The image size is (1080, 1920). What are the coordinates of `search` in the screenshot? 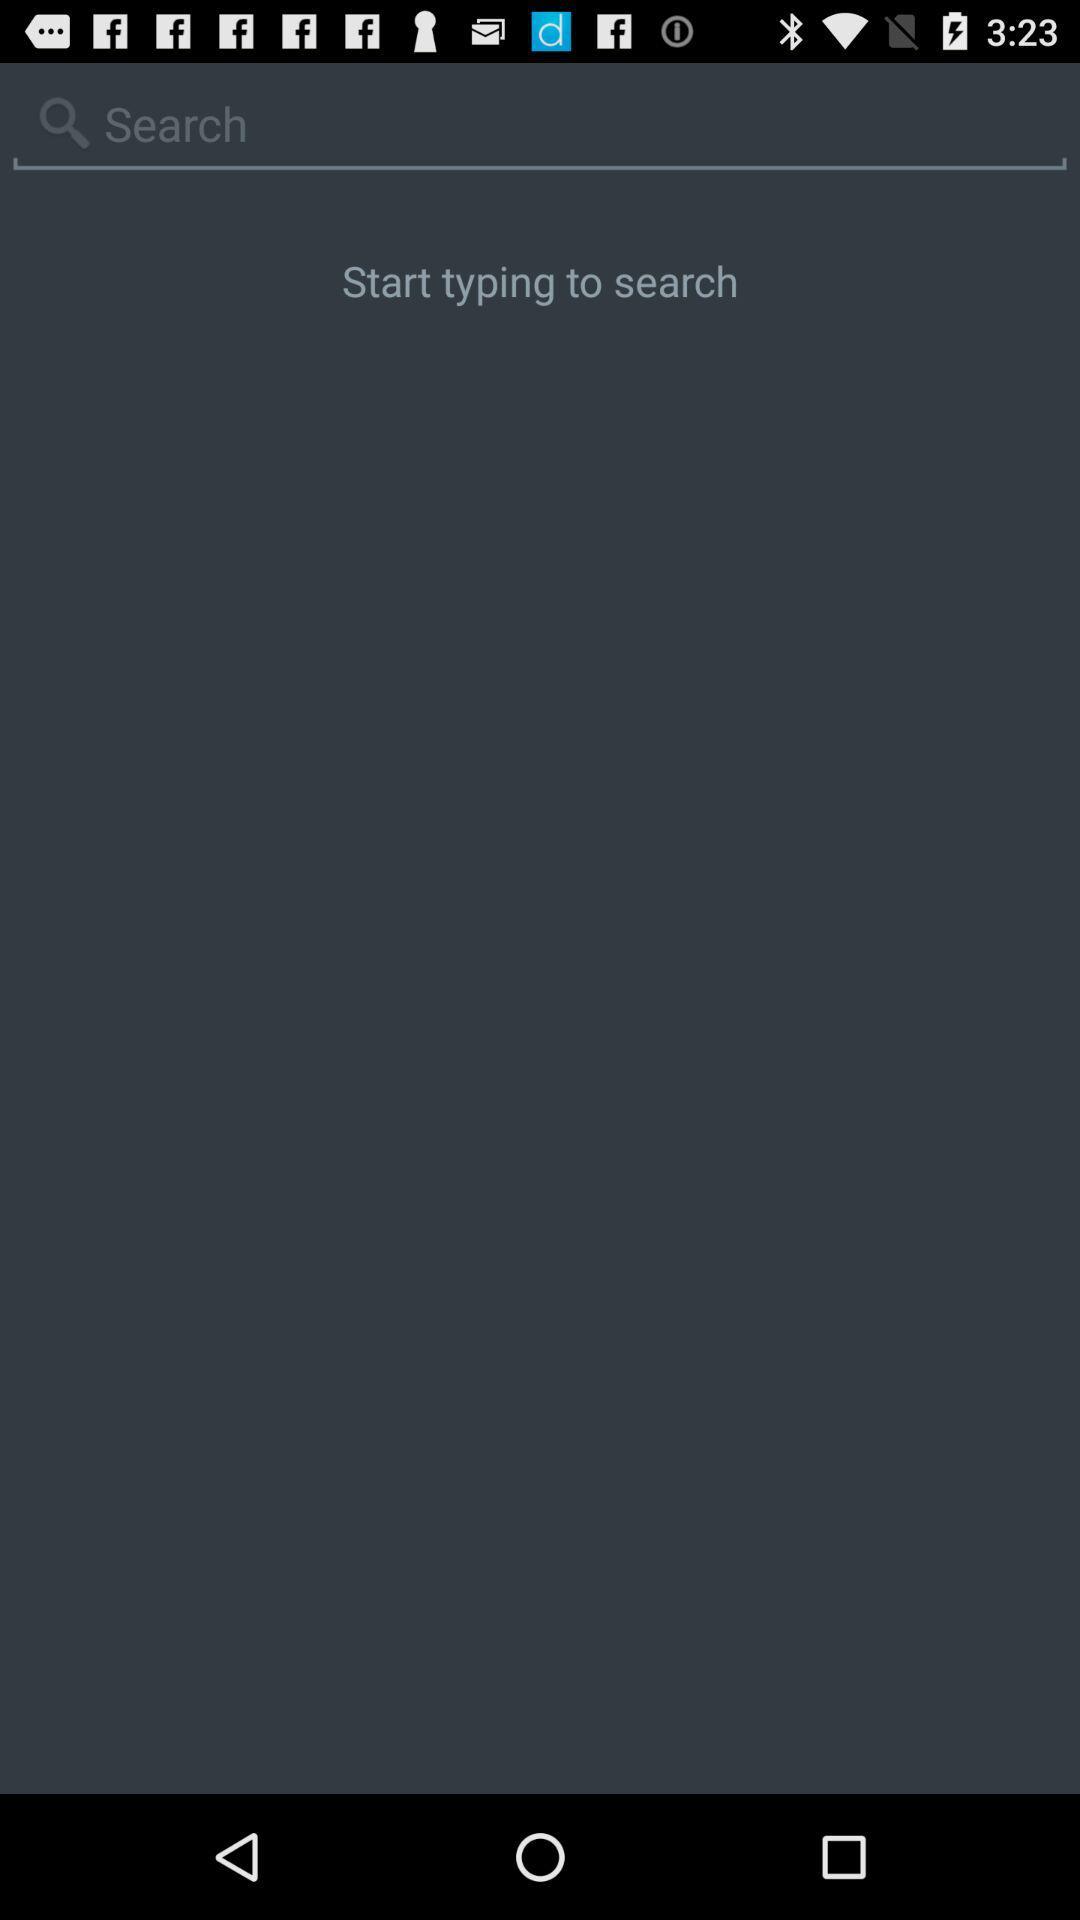 It's located at (540, 123).